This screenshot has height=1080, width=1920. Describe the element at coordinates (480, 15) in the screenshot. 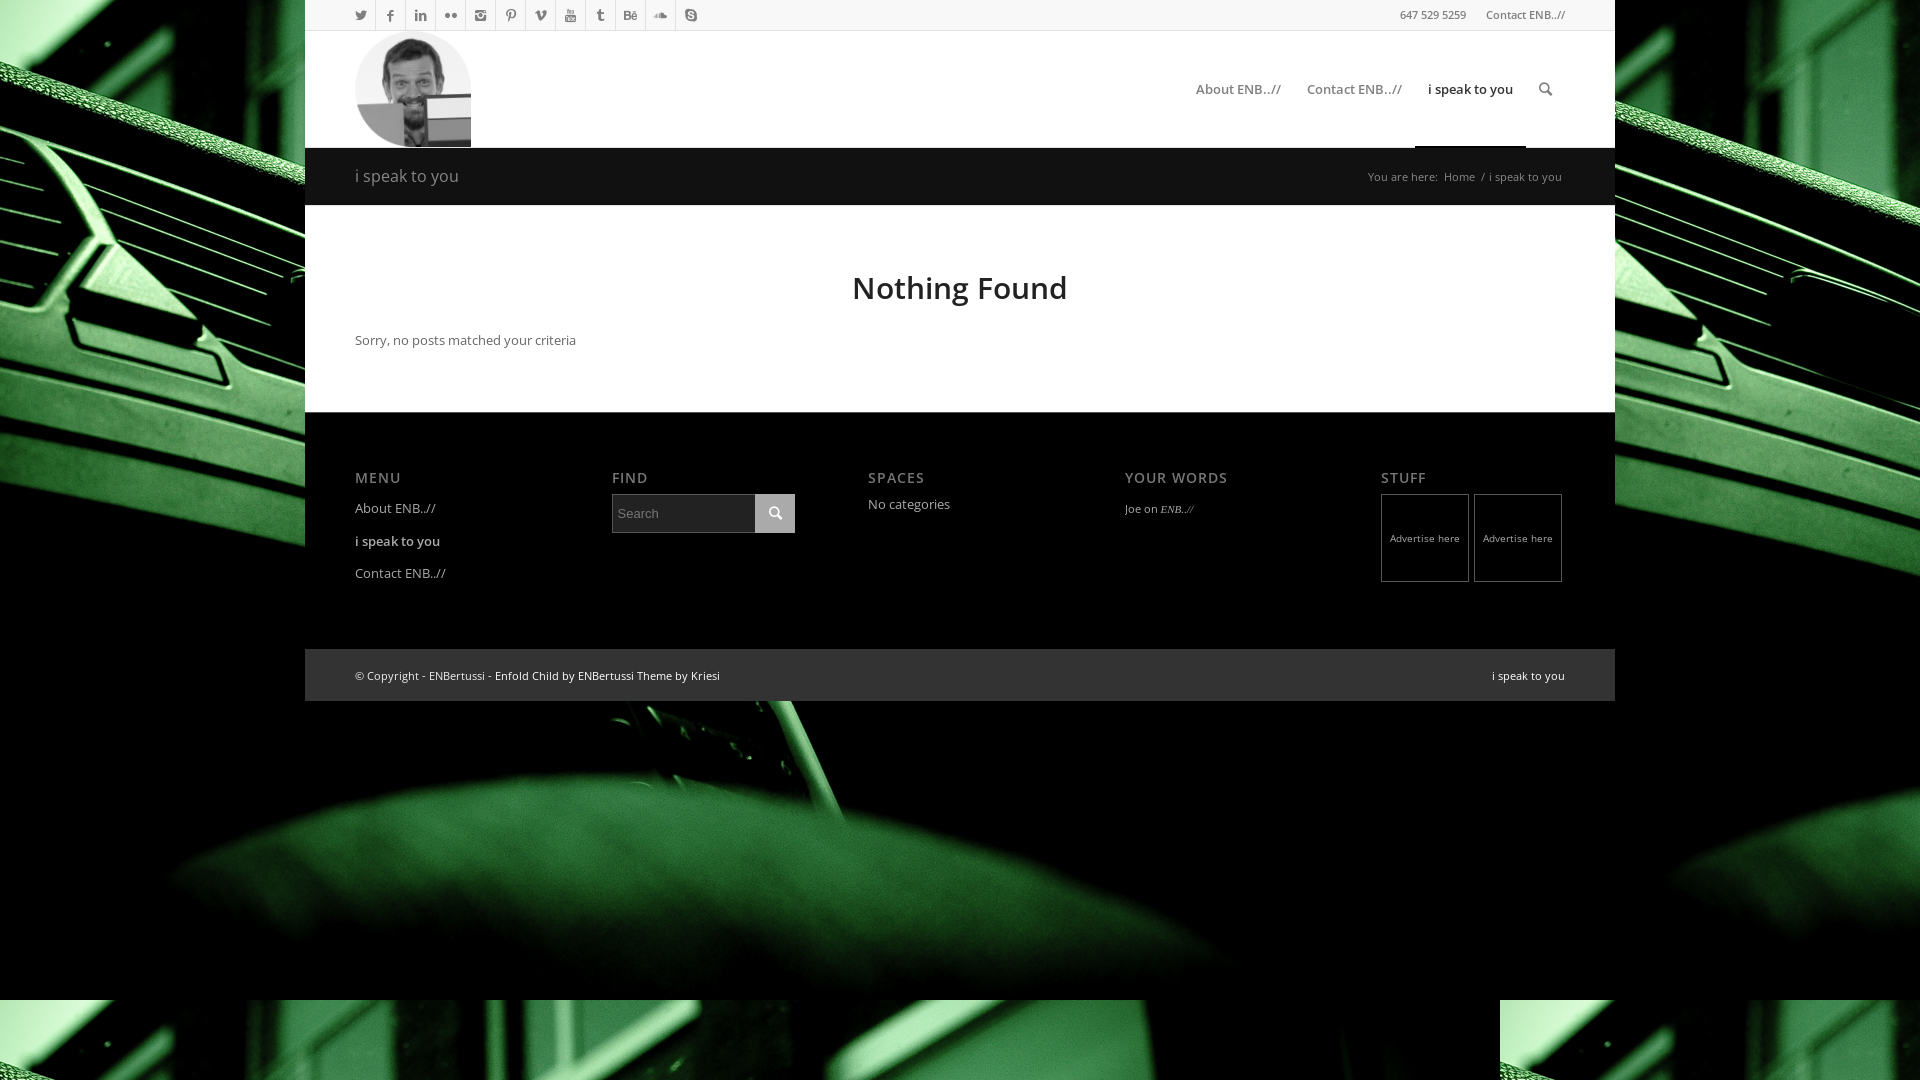

I see `'Instagram'` at that location.